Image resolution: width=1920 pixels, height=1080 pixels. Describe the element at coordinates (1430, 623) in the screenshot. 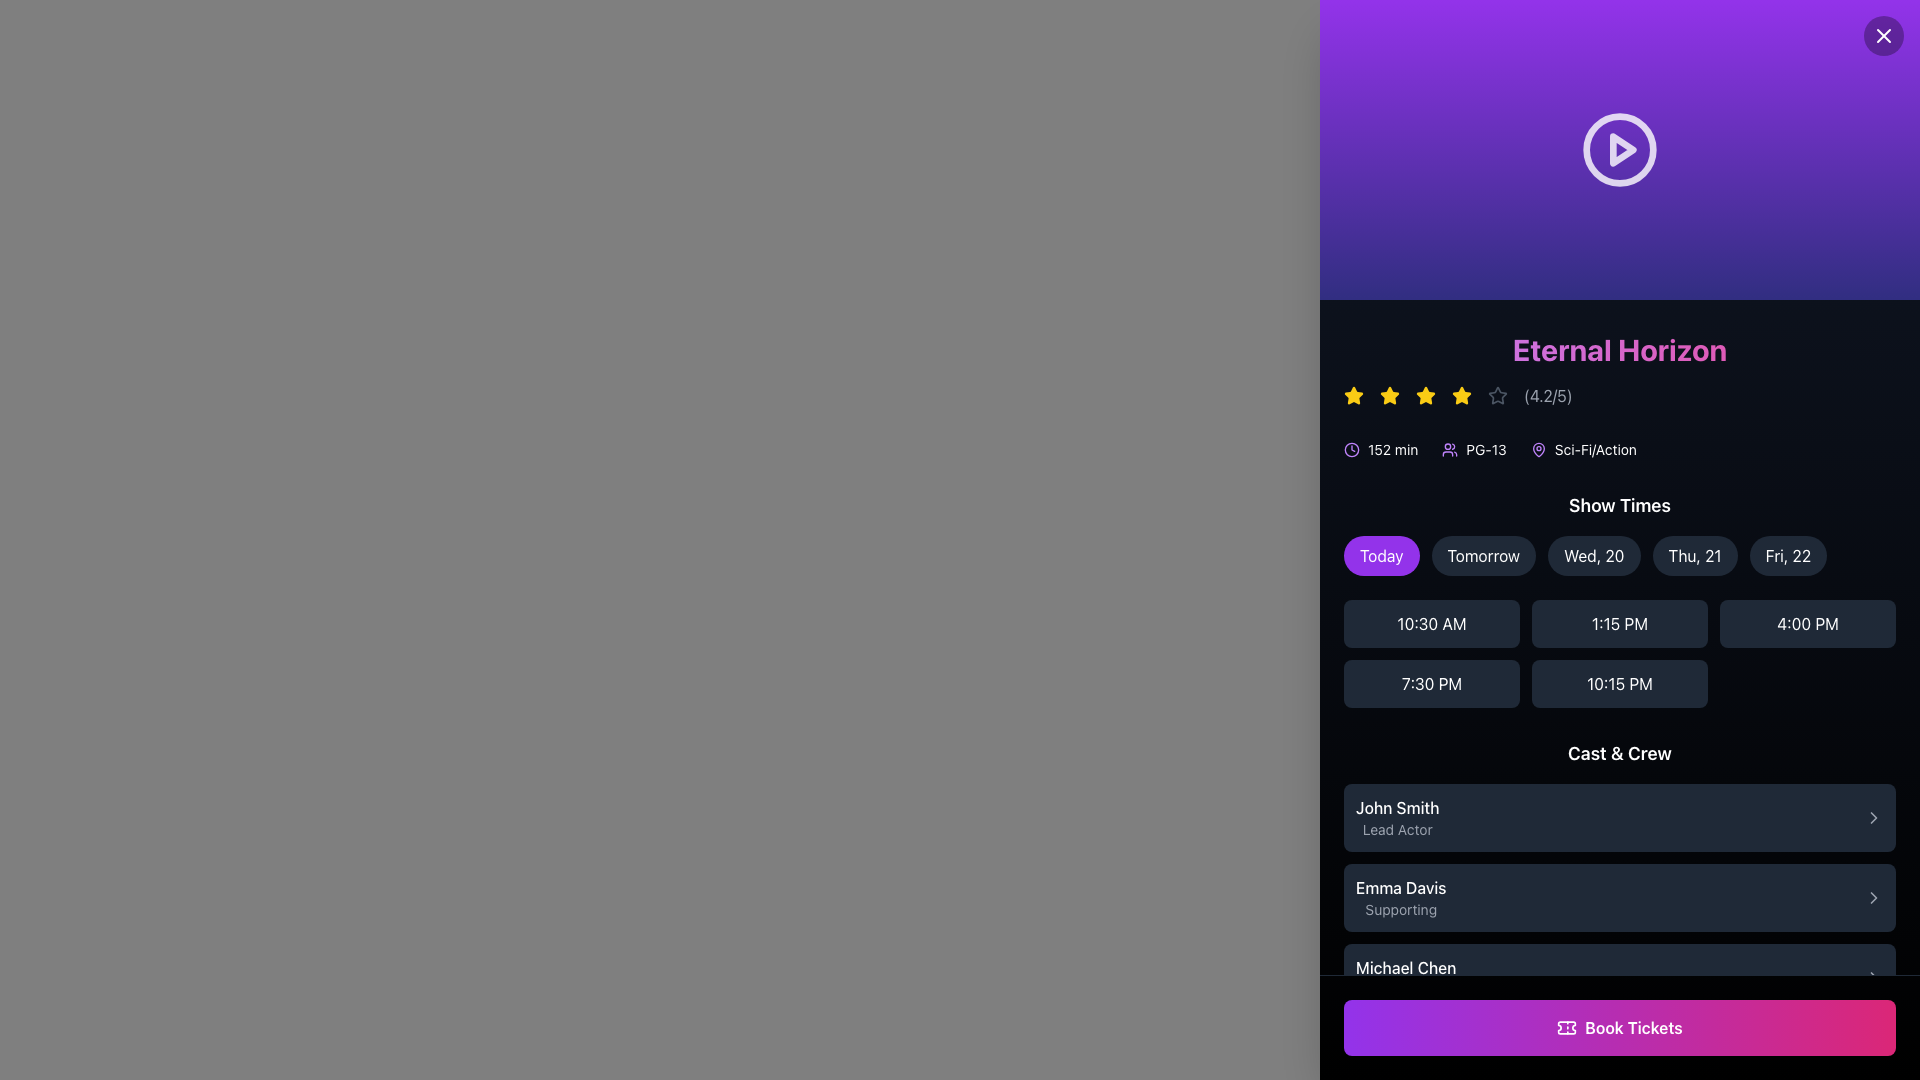

I see `the top-left button for the '10:30 AM' showtime` at that location.